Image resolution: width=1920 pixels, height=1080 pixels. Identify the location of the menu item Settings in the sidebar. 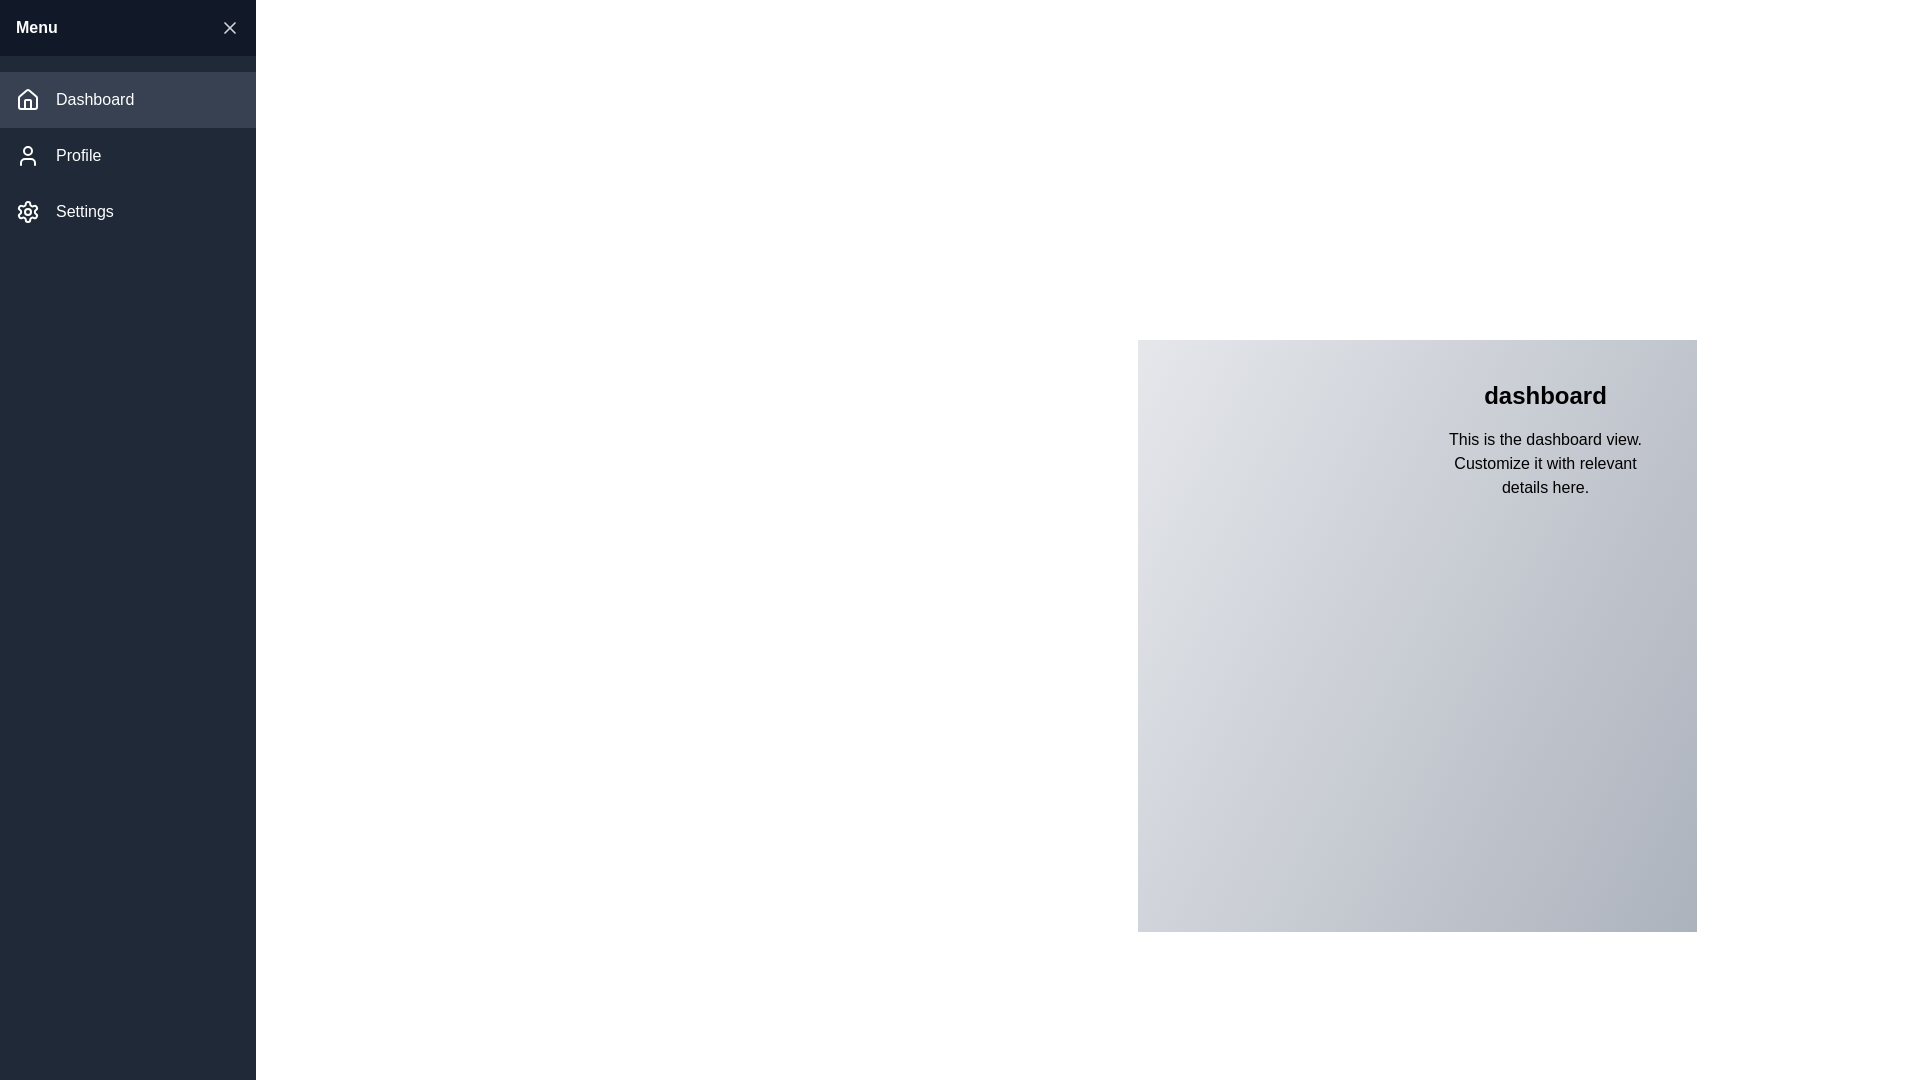
(127, 212).